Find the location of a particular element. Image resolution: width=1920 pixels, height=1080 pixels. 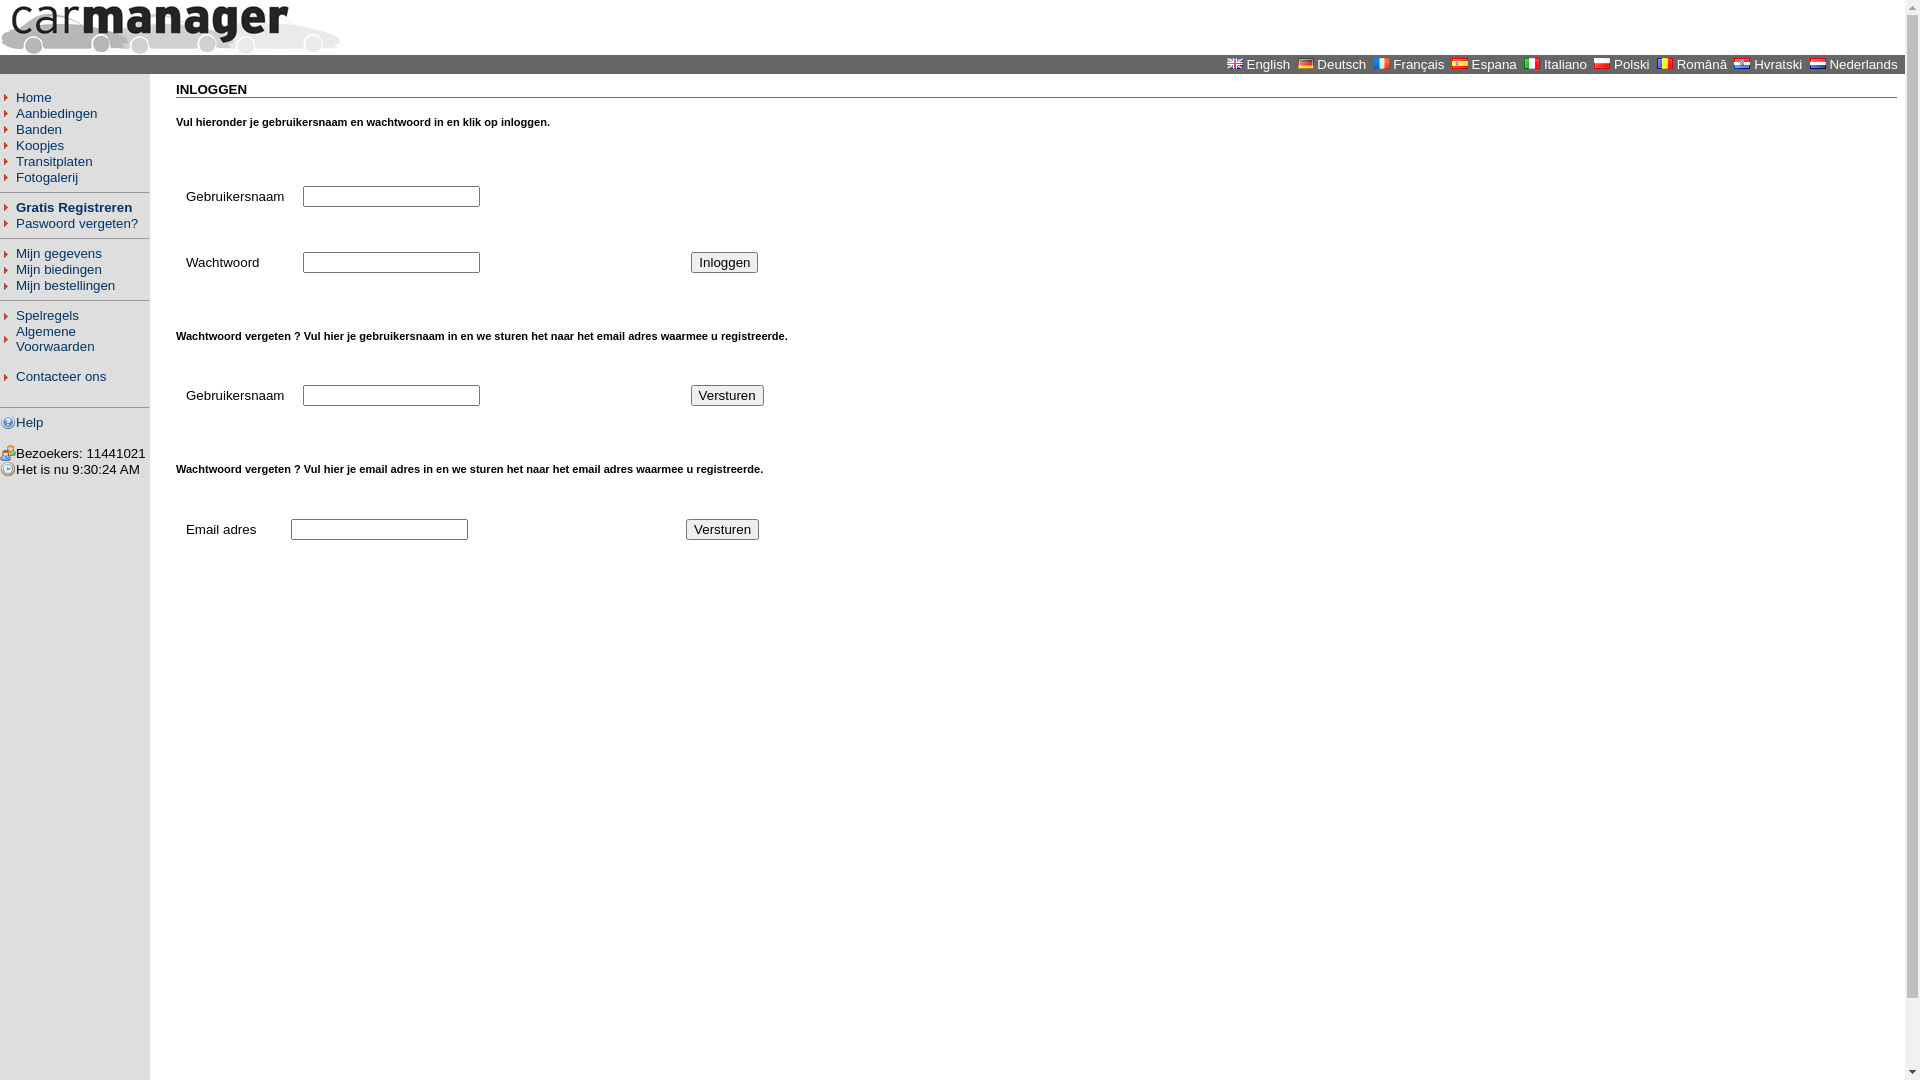

'Transitplaten' is located at coordinates (15, 160).